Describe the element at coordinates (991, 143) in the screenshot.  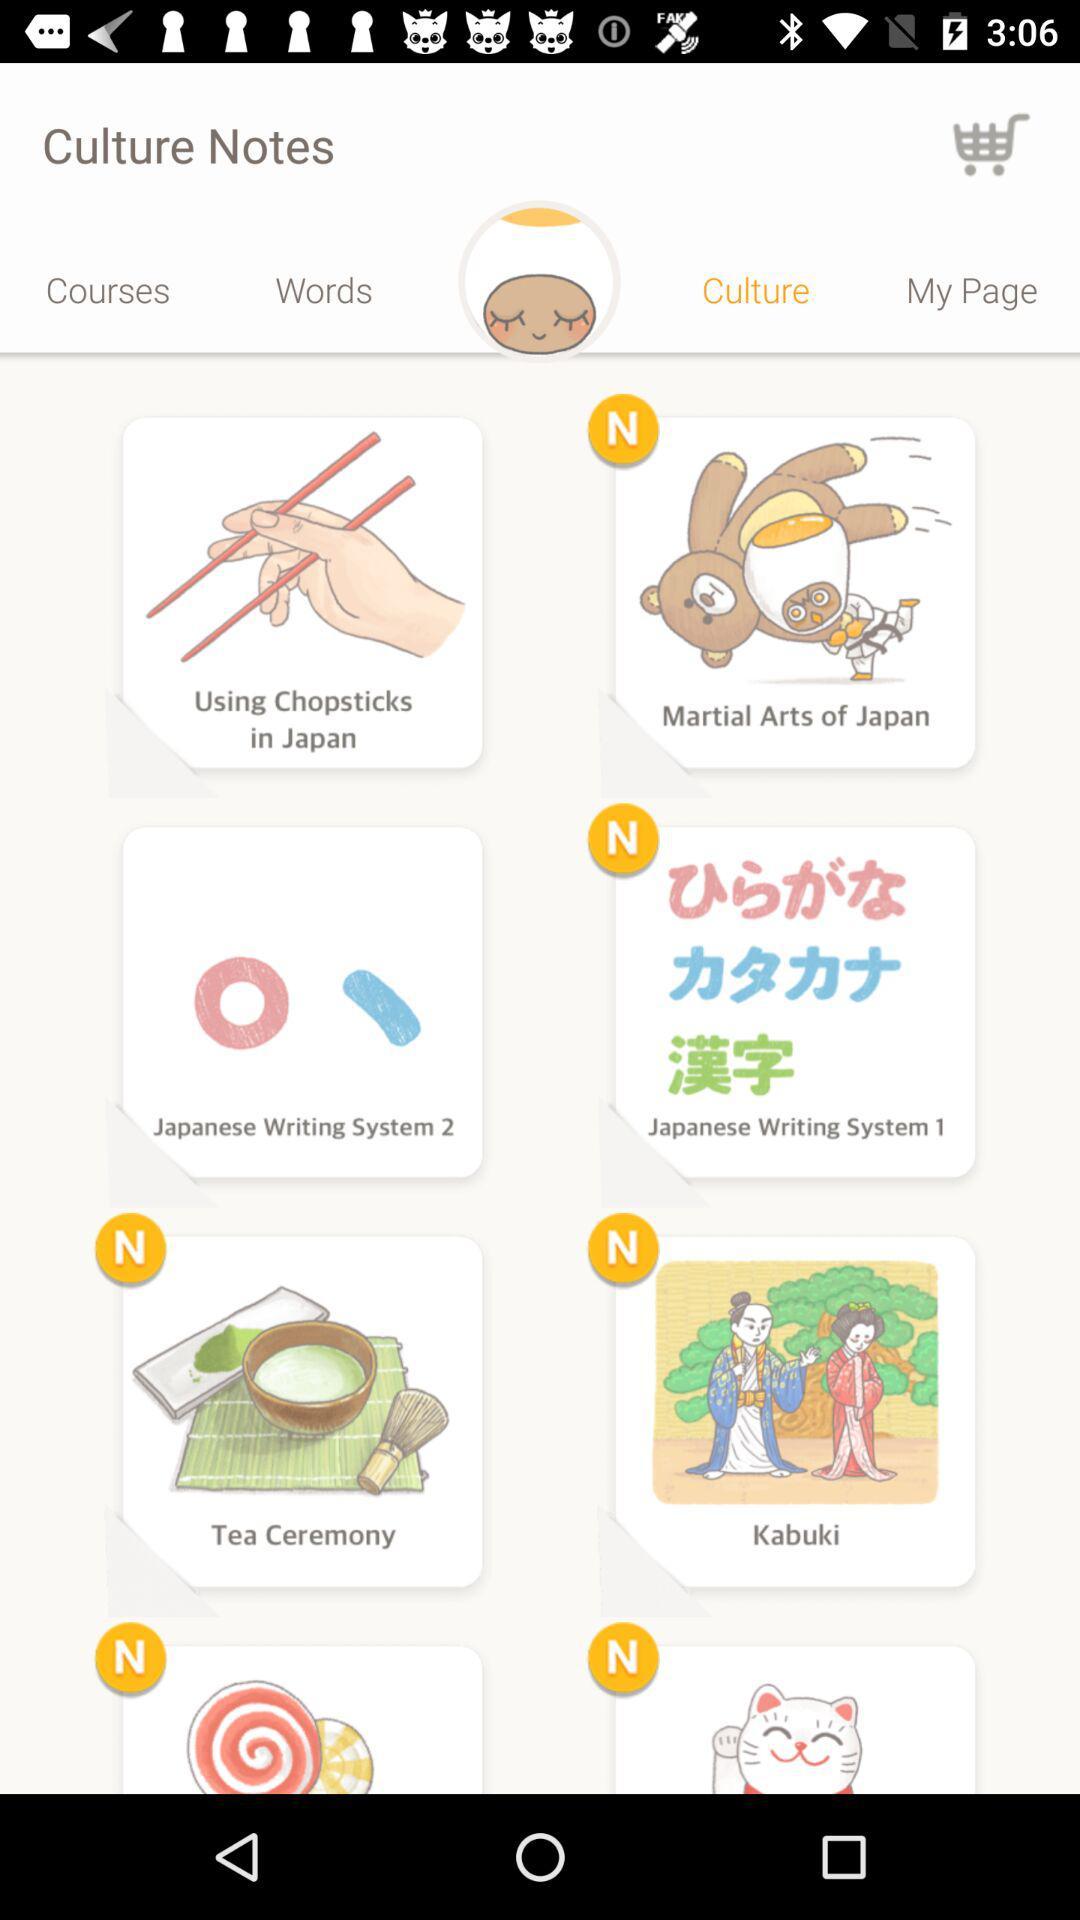
I see `the cart icon` at that location.